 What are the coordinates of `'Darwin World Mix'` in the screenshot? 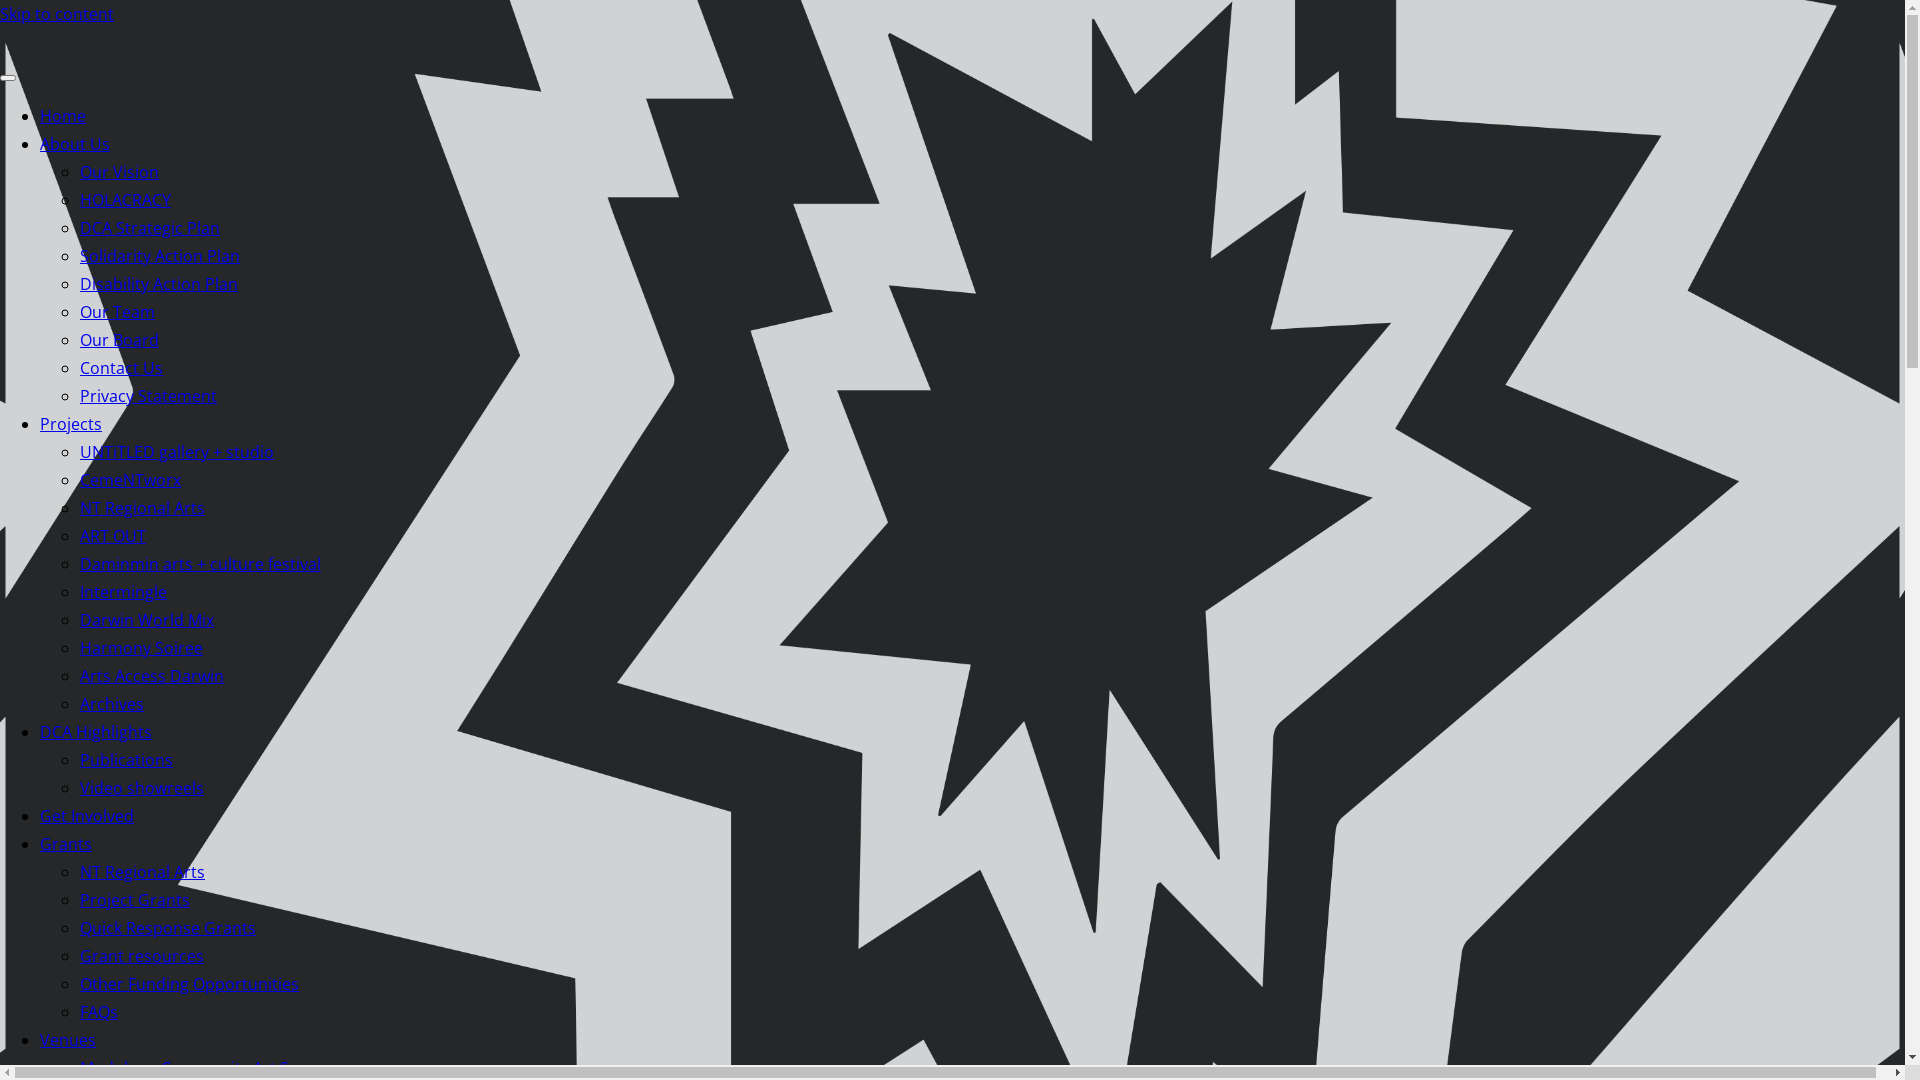 It's located at (80, 619).